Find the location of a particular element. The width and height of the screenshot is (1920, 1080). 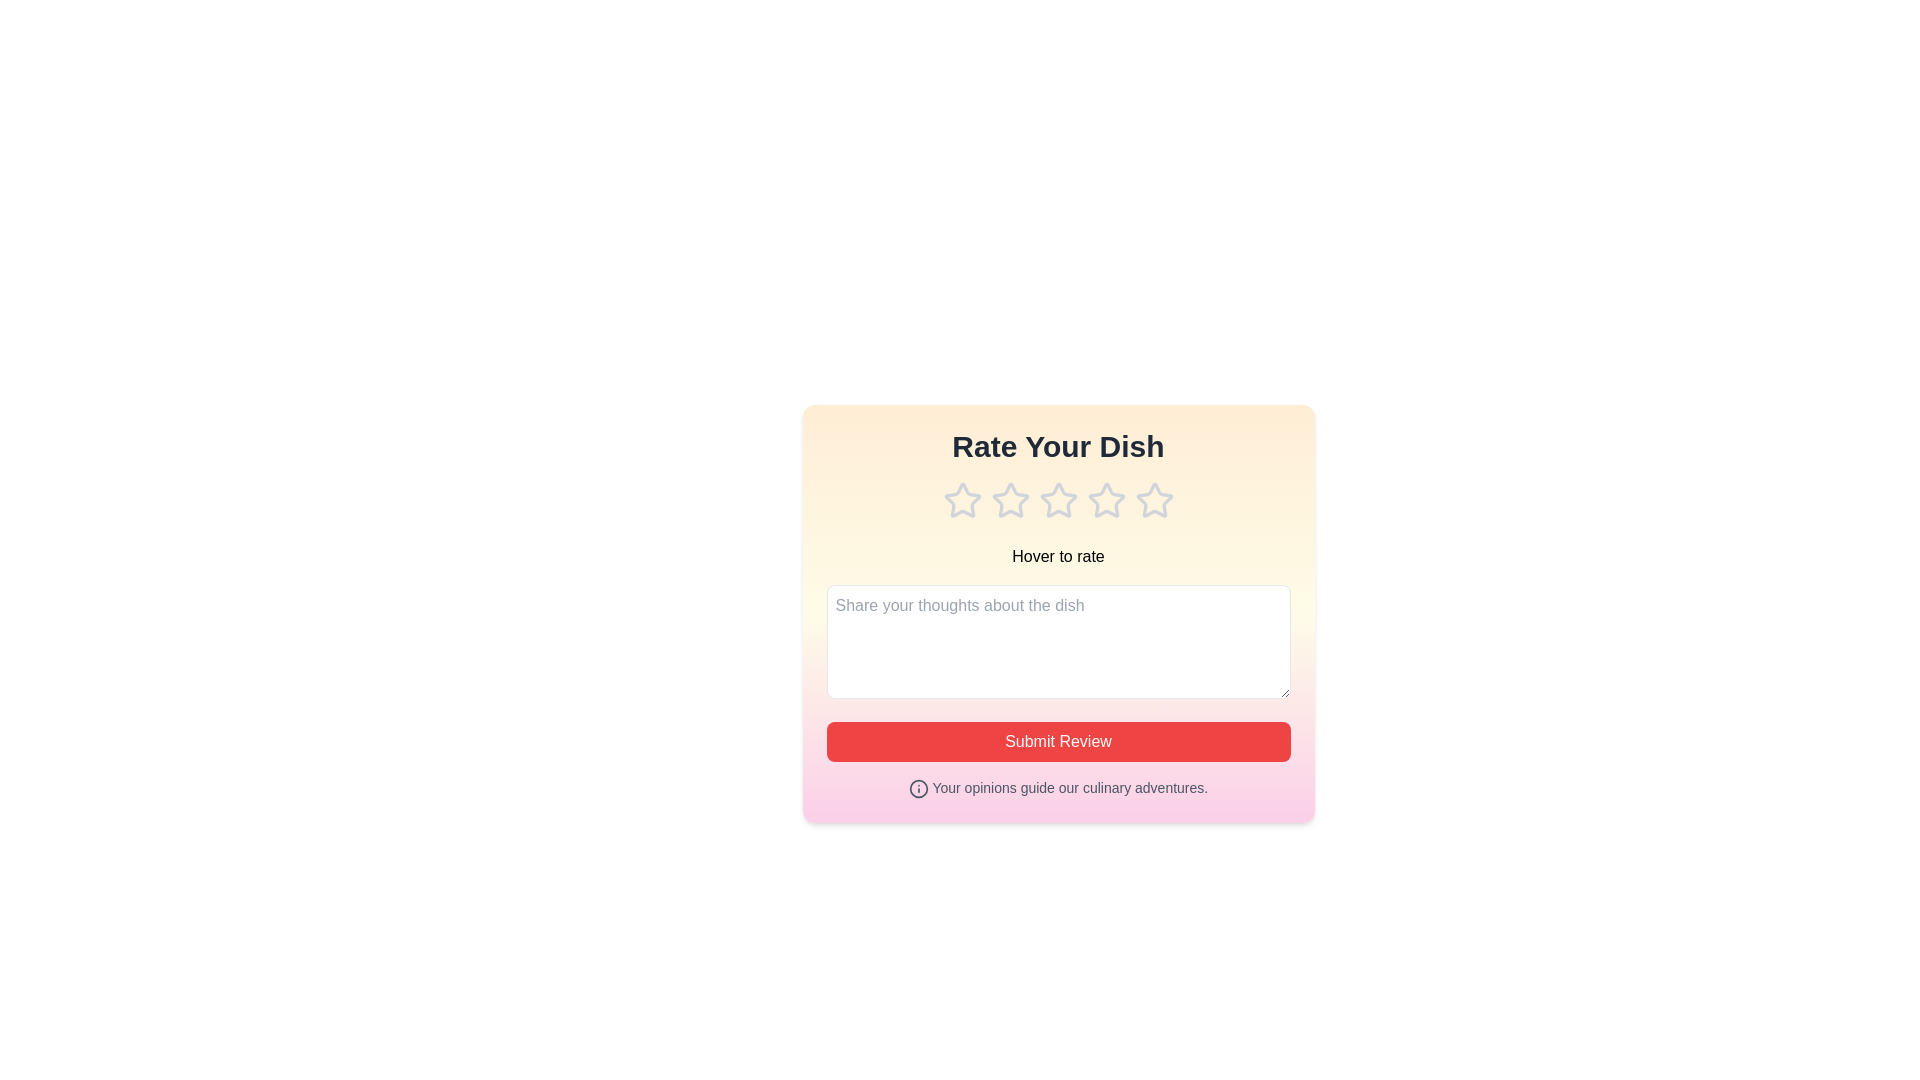

the text area and type the feedback is located at coordinates (1057, 641).